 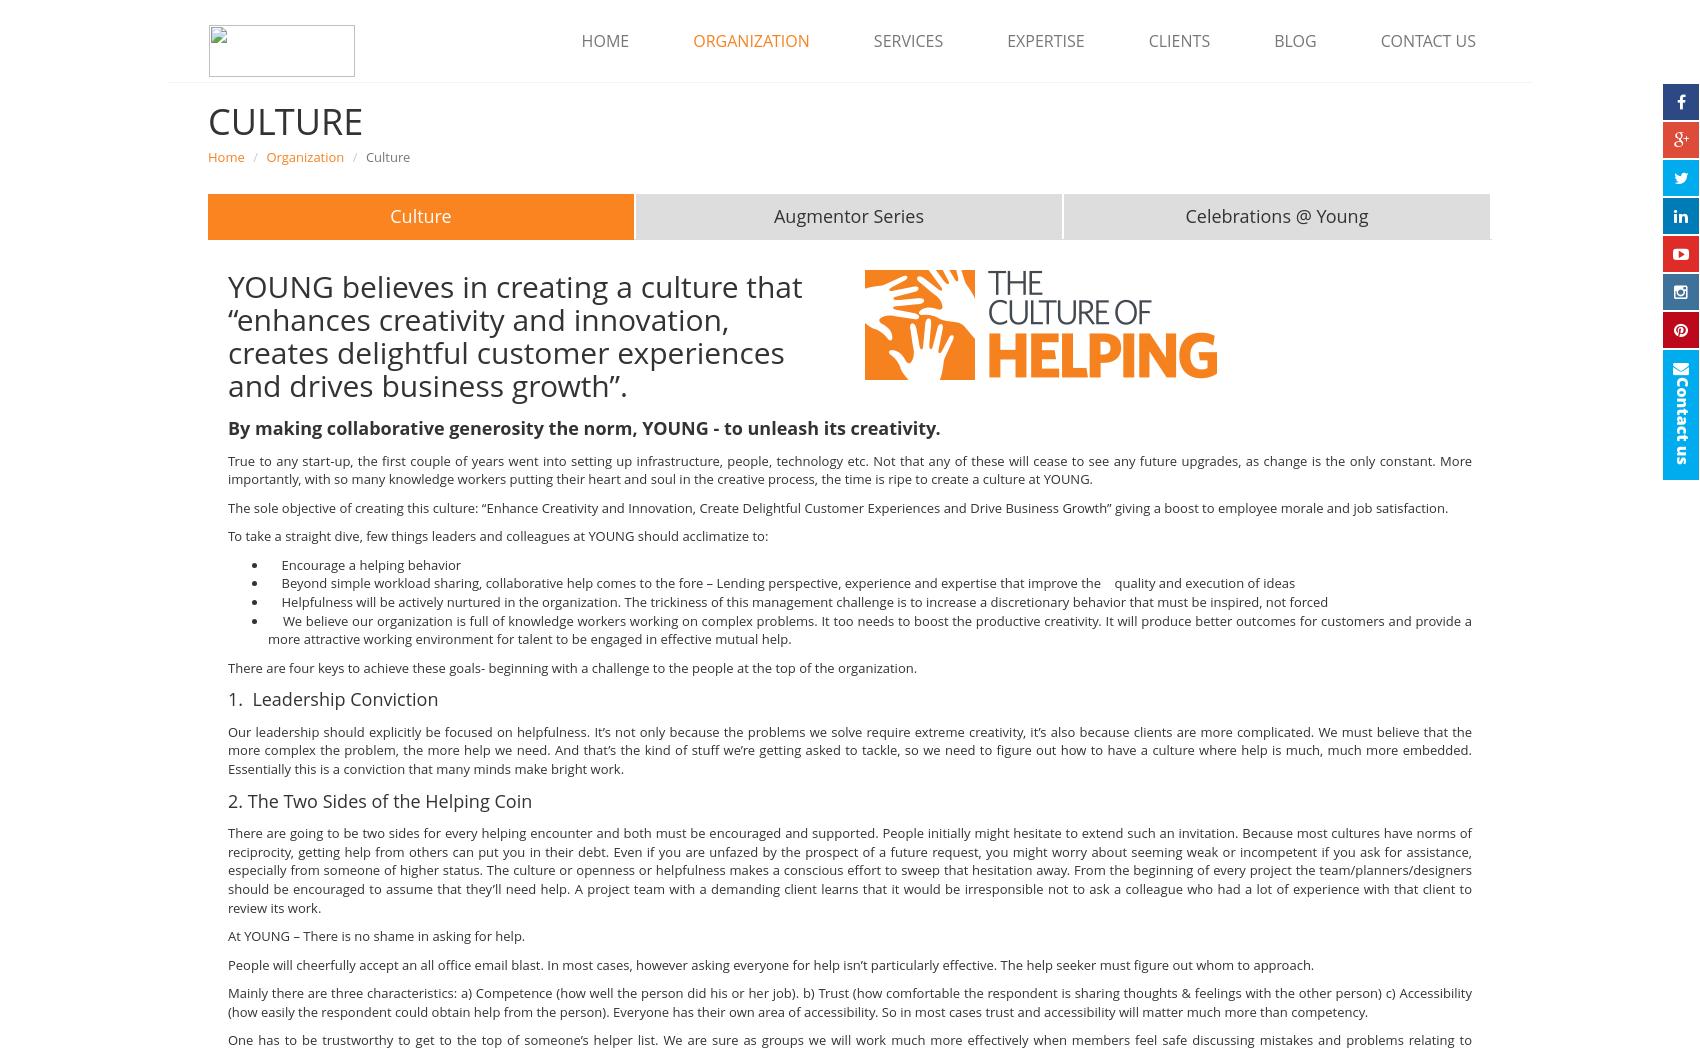 What do you see at coordinates (1276, 215) in the screenshot?
I see `'Celebrations @ Young'` at bounding box center [1276, 215].